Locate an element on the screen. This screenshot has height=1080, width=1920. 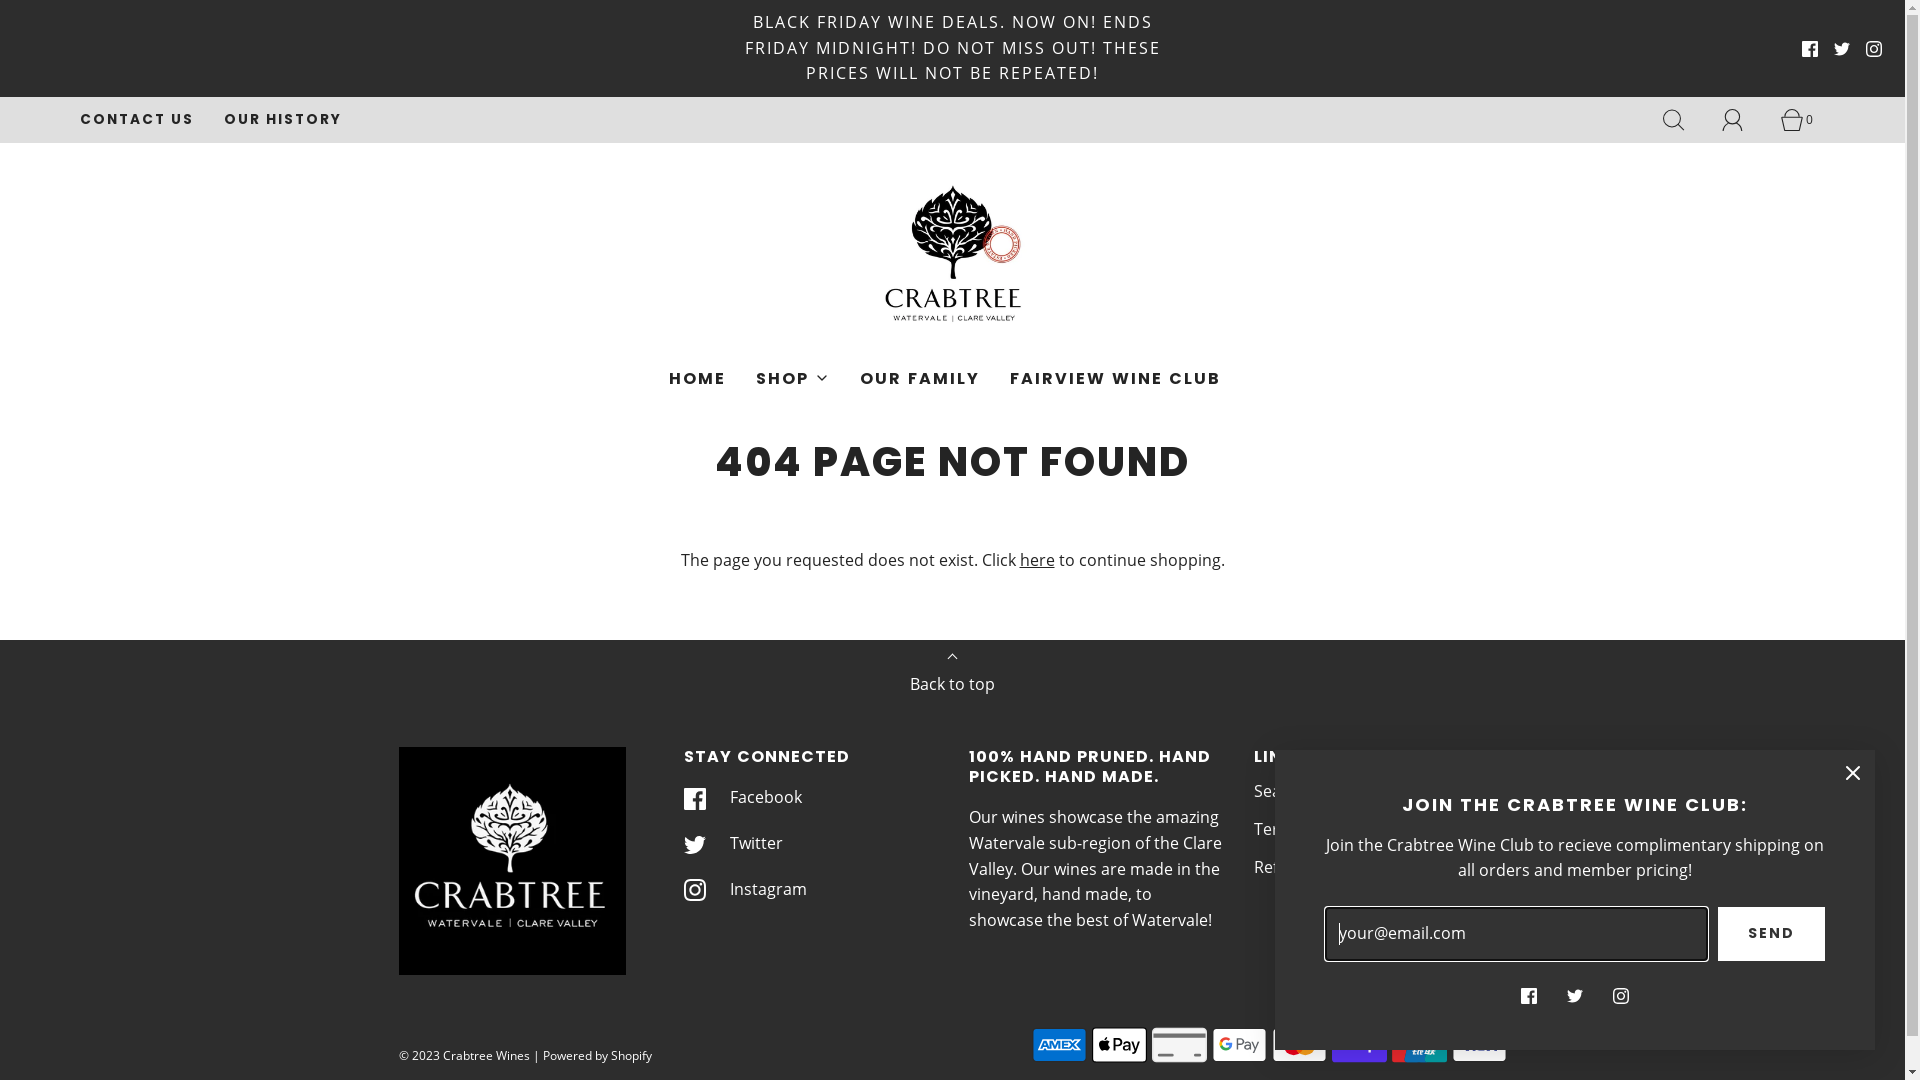
'Twitter icon Twitter' is located at coordinates (732, 844).